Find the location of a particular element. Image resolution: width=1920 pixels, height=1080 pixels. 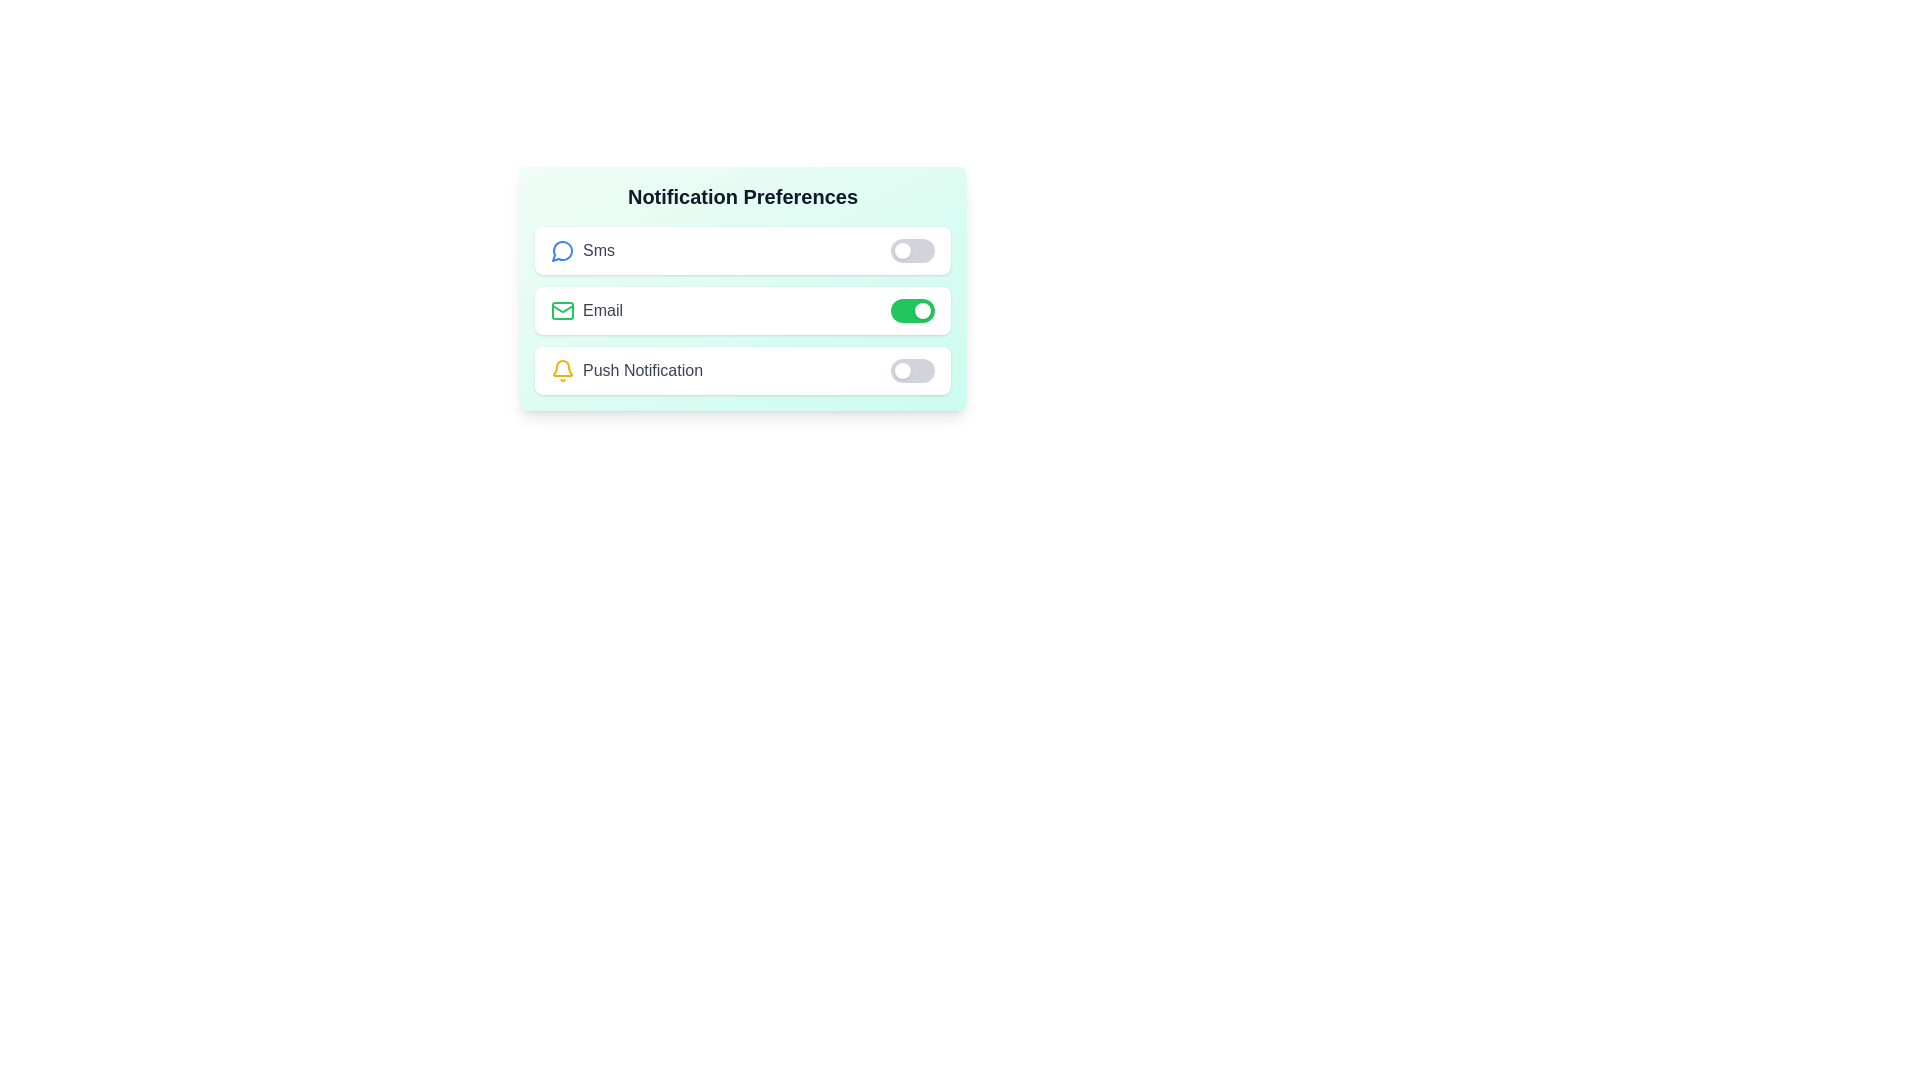

the toggle switch at the far right end of the 'Push Notification' row is located at coordinates (911, 370).